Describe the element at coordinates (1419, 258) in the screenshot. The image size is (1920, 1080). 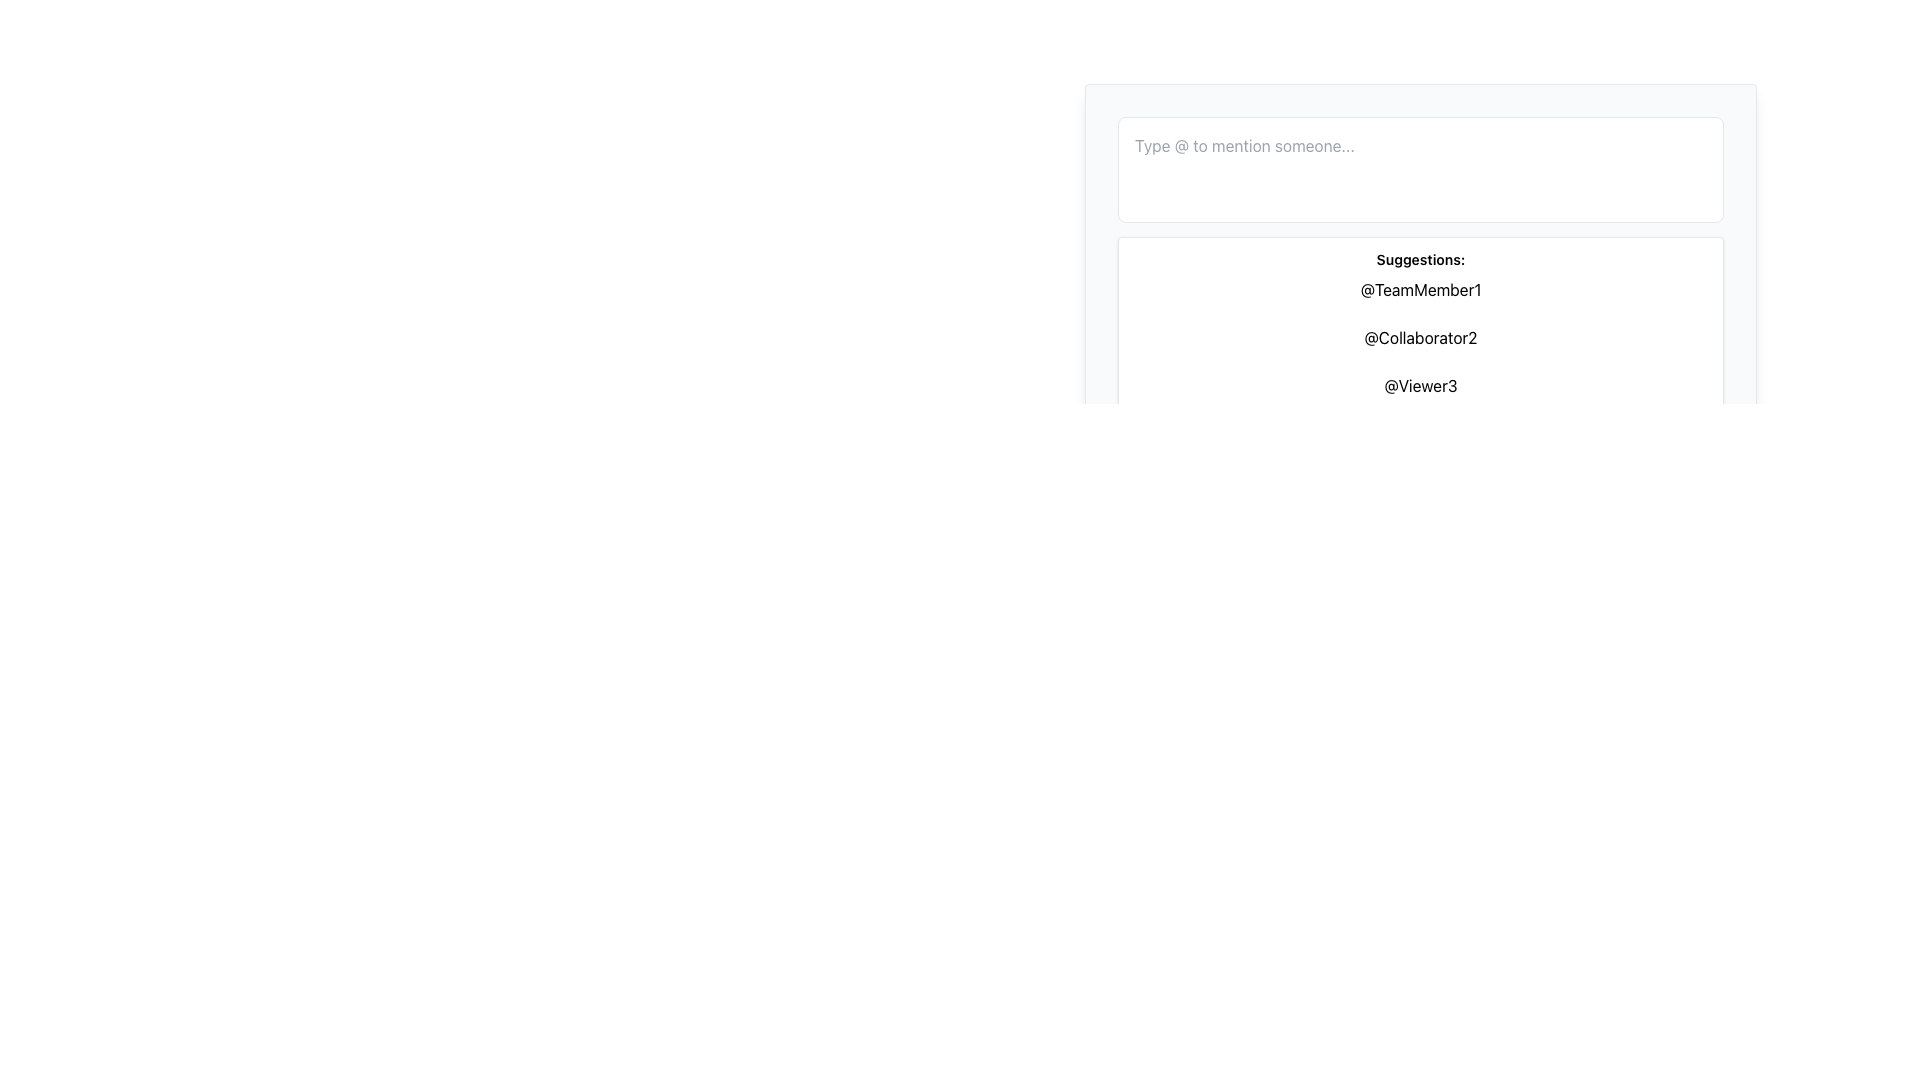
I see `the static text label indicating the purpose of the dropdown for suggestions, which is positioned above the interactive suggestions list` at that location.